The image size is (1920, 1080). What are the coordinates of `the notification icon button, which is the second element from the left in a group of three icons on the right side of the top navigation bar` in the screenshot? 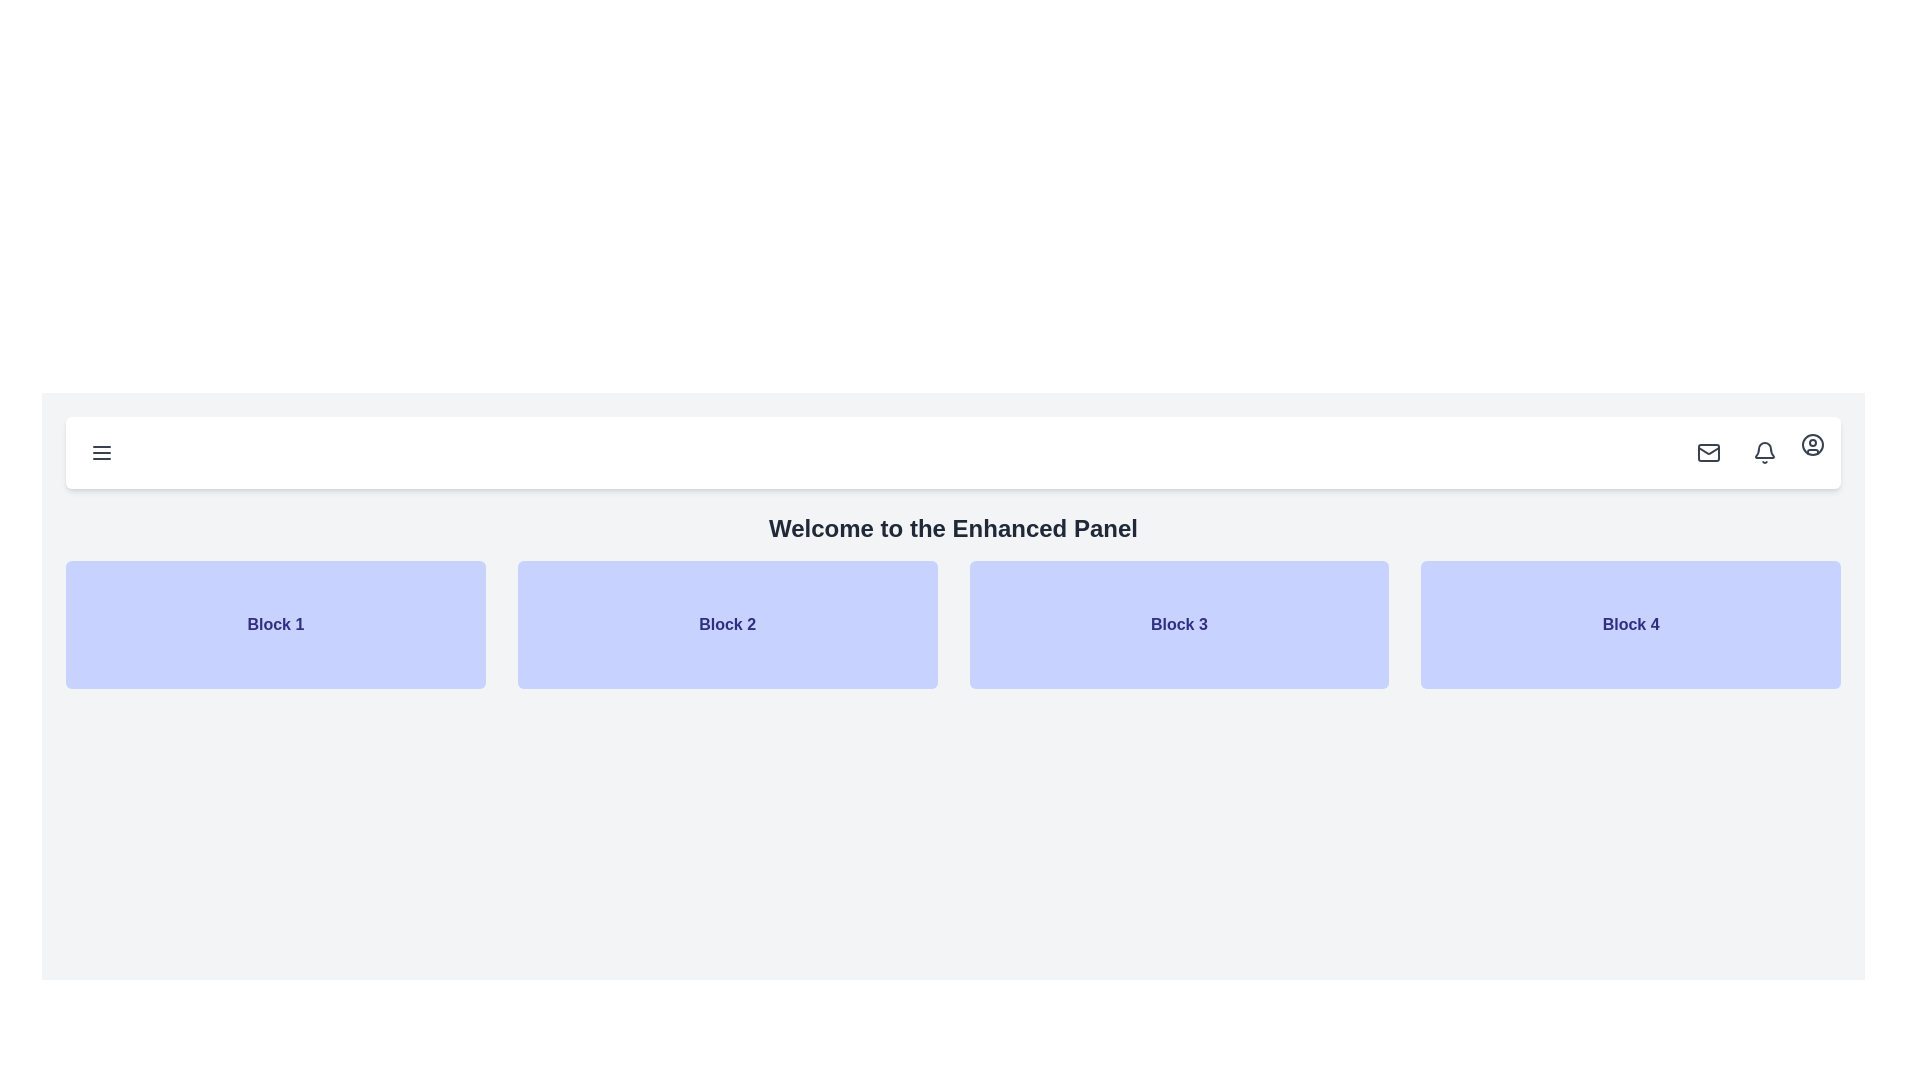 It's located at (1755, 452).